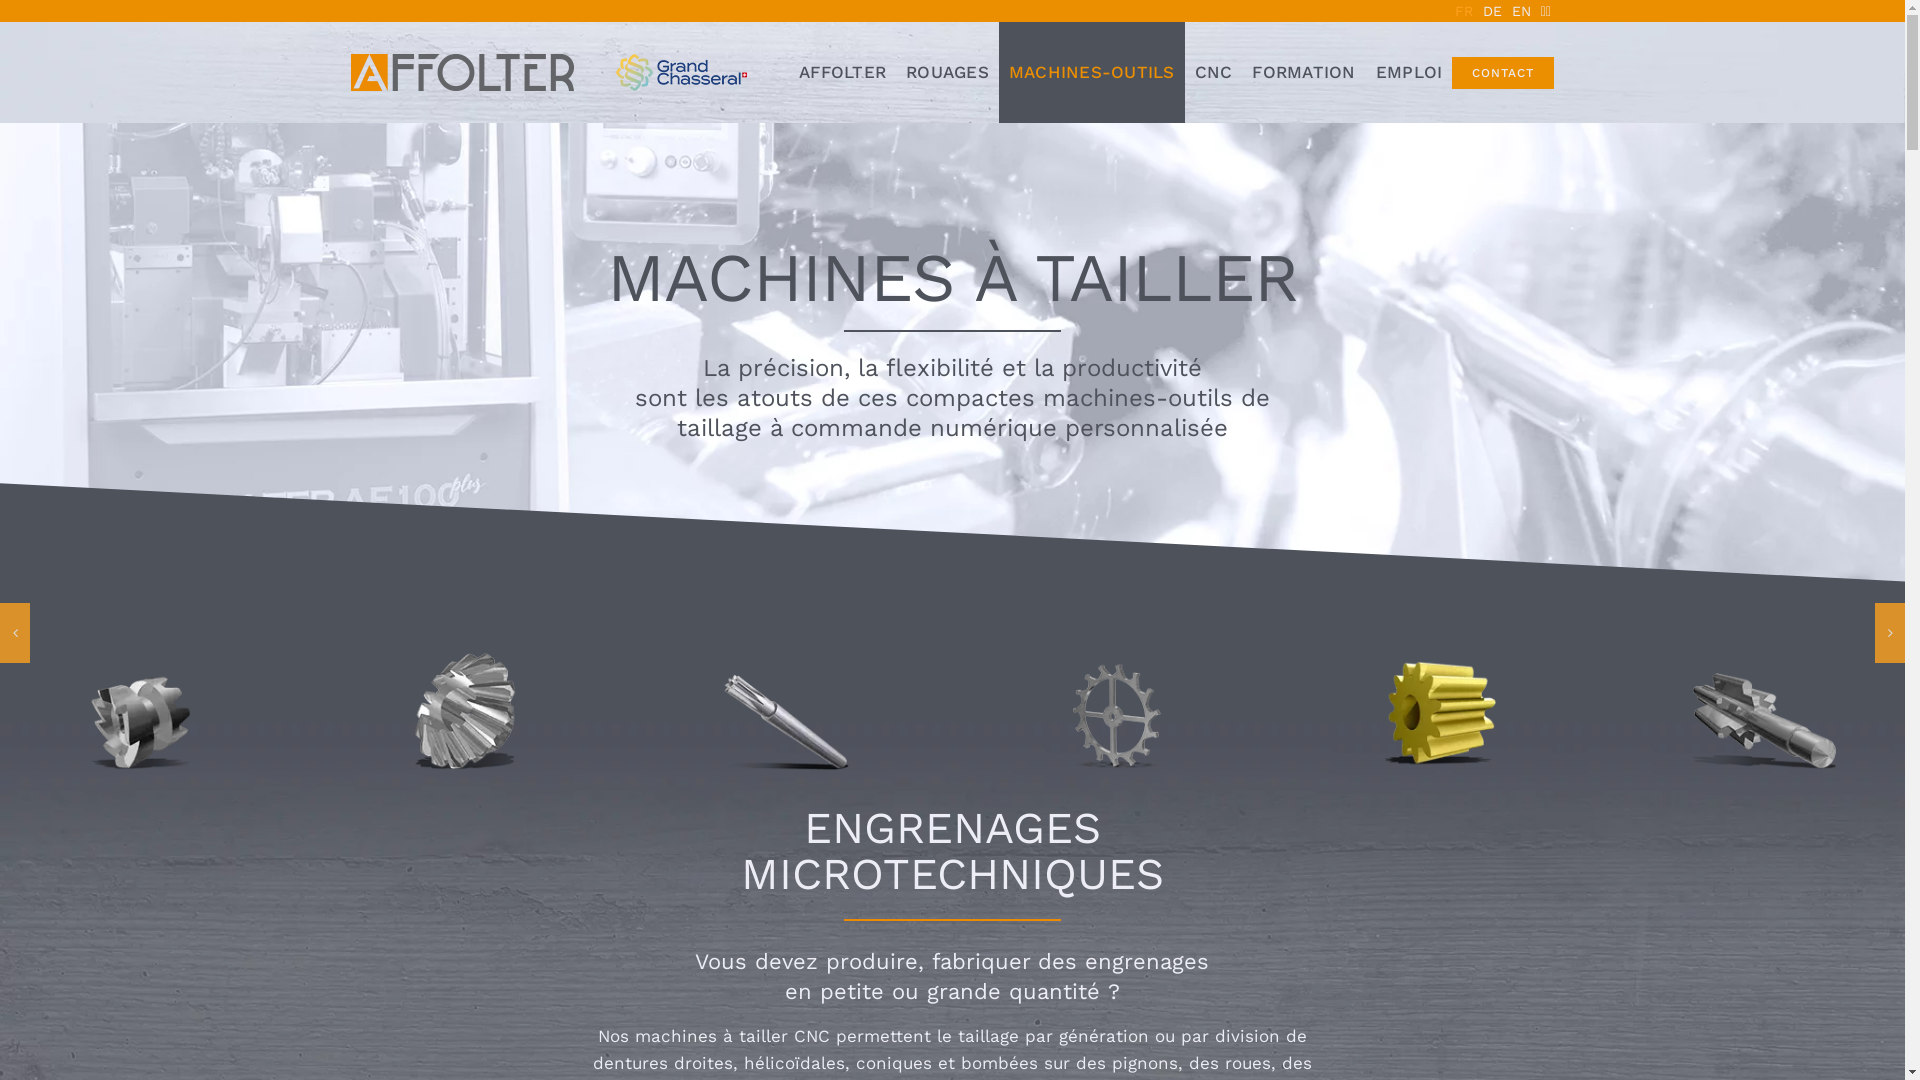 The height and width of the screenshot is (1080, 1920). I want to click on 'DE', so click(1492, 11).